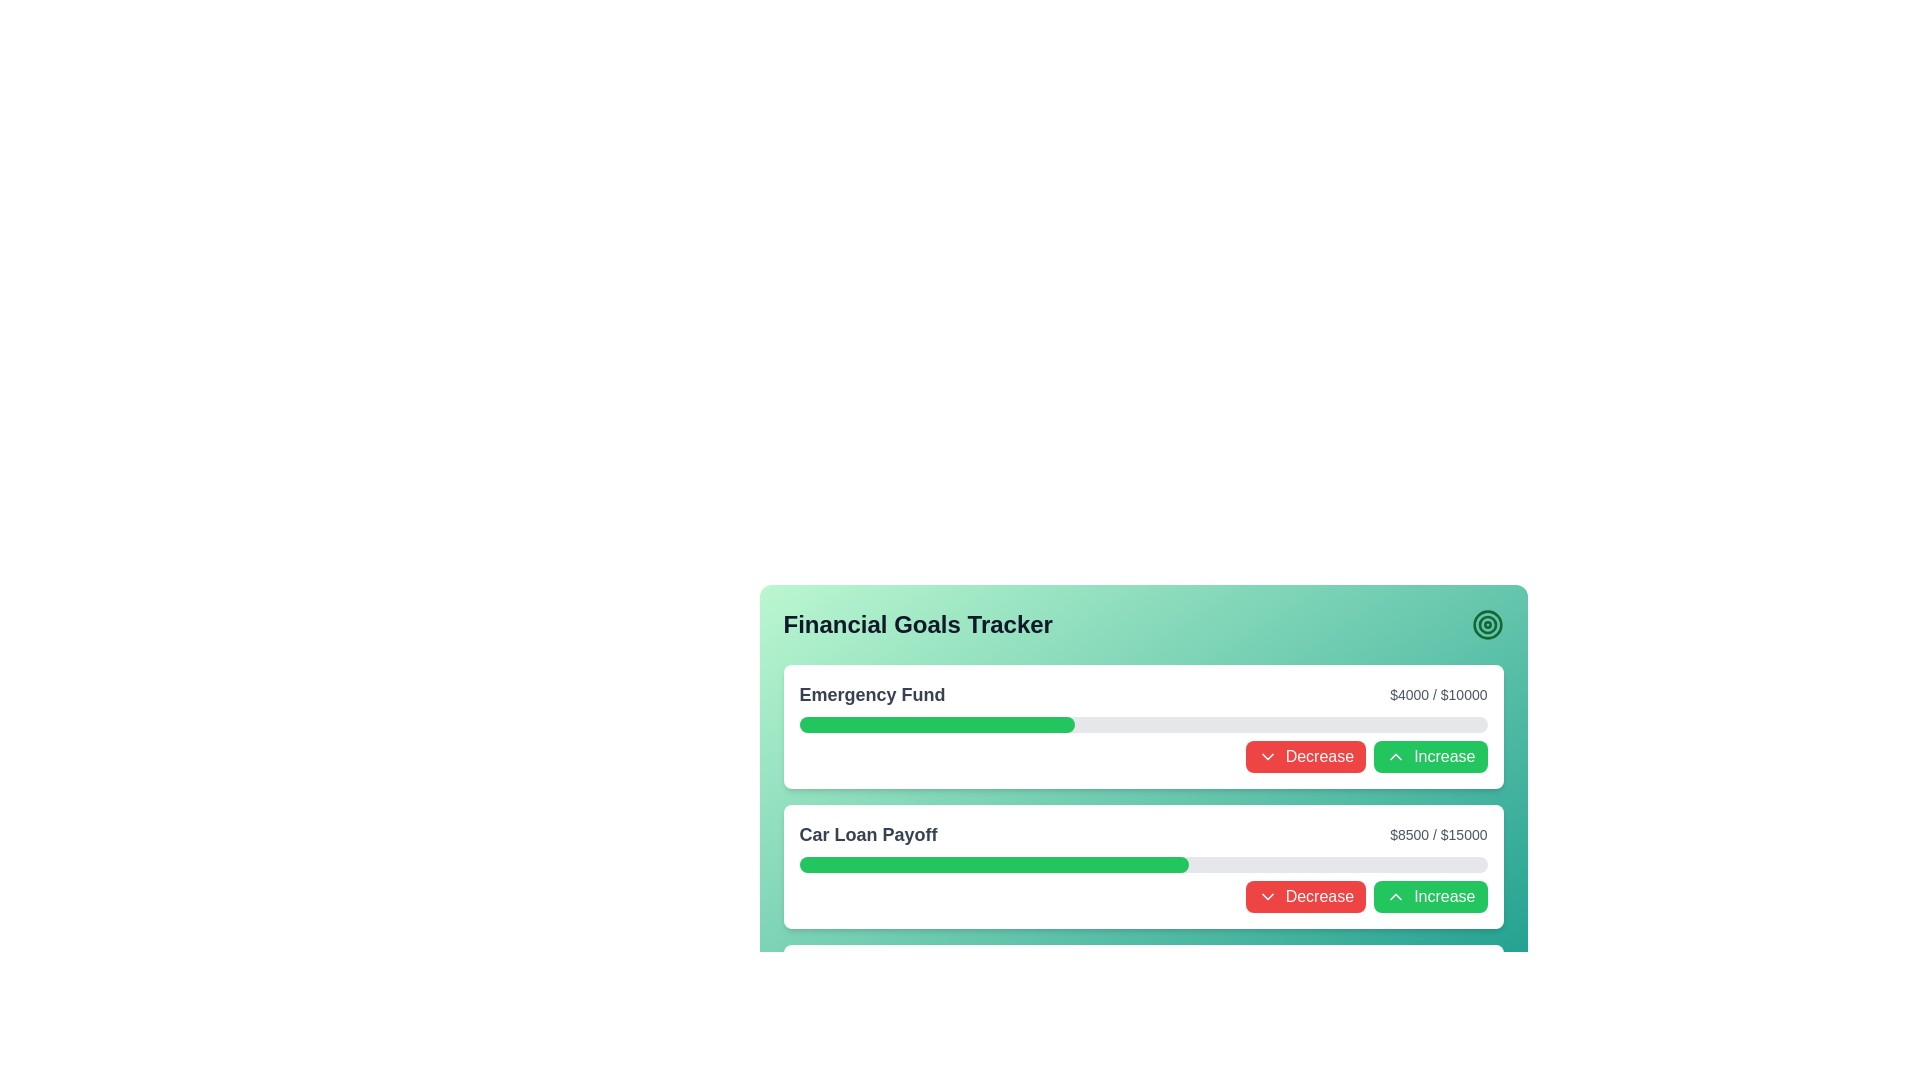 The height and width of the screenshot is (1080, 1920). I want to click on the chevron icon located to the left of the 'Decrease' text in the Decrease button, so click(1266, 756).